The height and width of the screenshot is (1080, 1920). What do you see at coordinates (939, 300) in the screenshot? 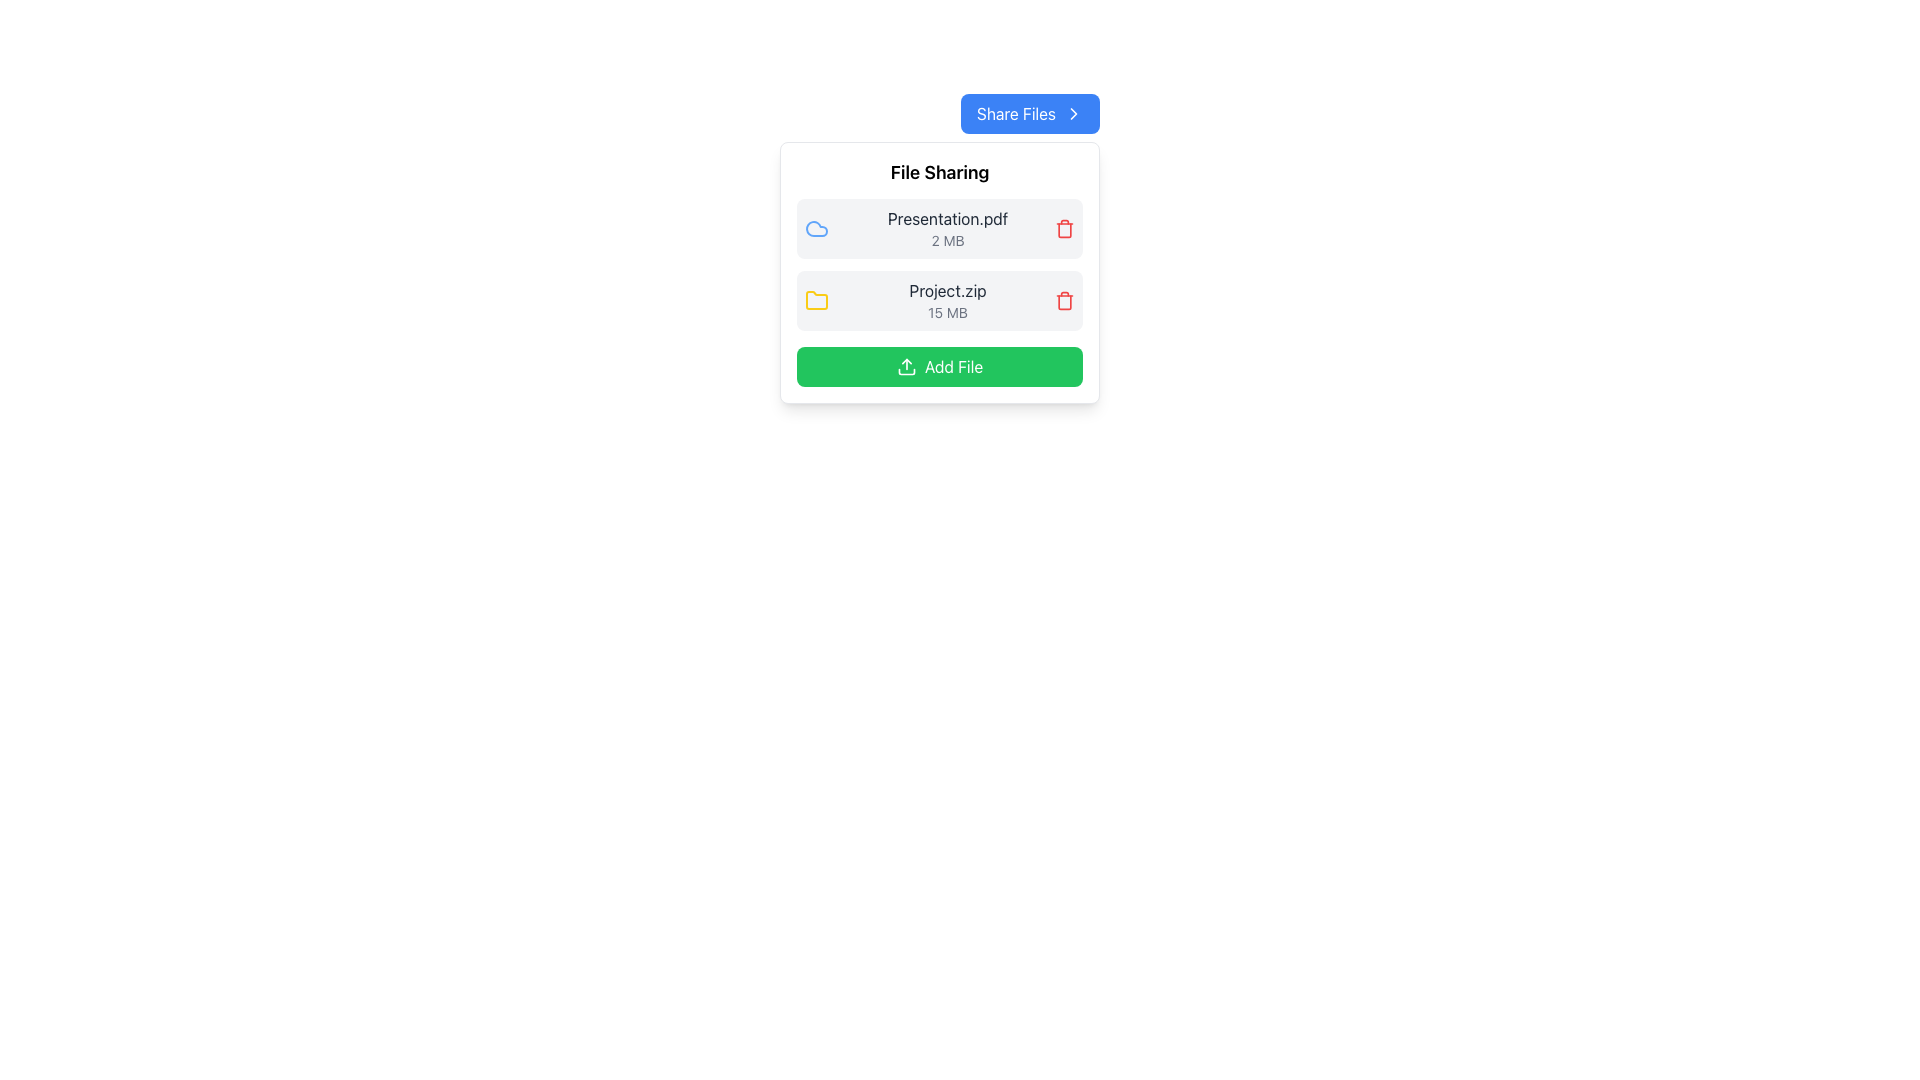
I see `the file listing entry for 'Project.zip', which is the second item in the 'File Sharing' interface` at bounding box center [939, 300].